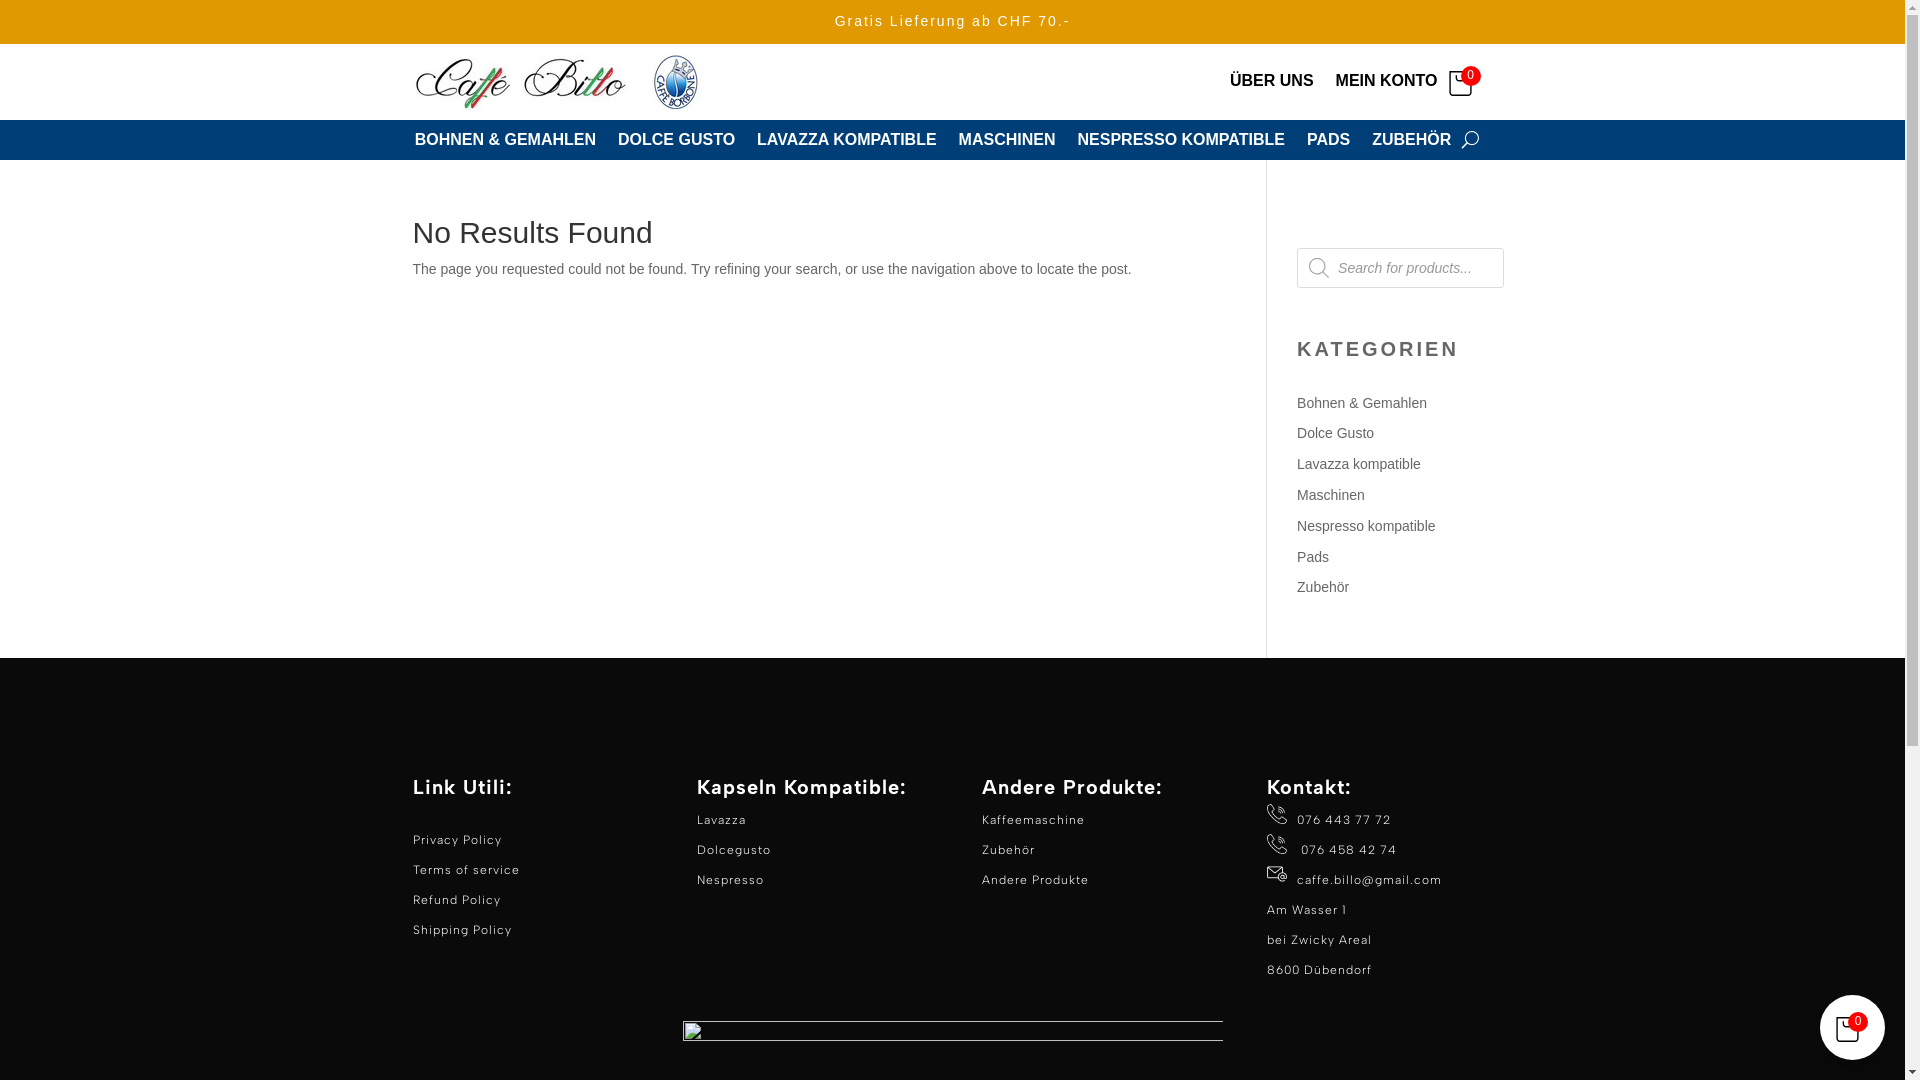 The width and height of the screenshot is (1920, 1080). I want to click on 'Kaffeemaschine', so click(1033, 820).